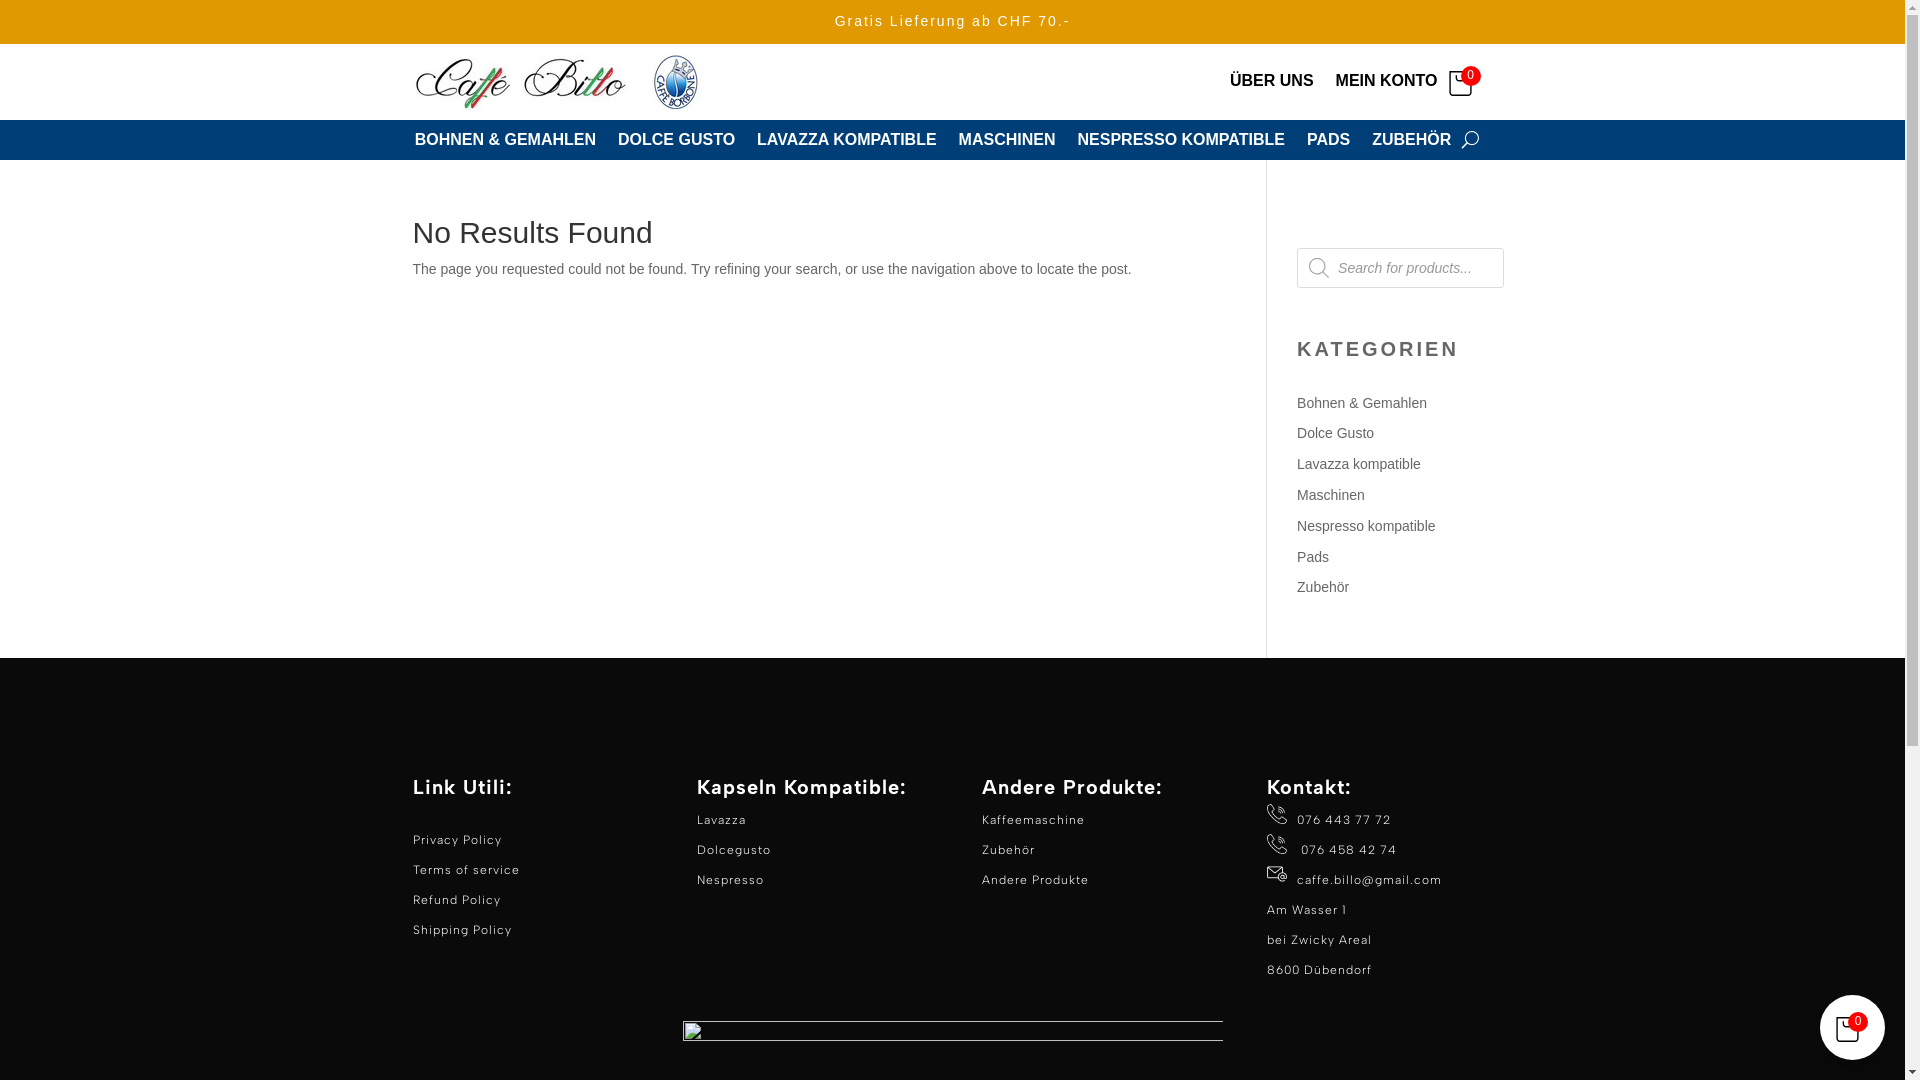 The width and height of the screenshot is (1920, 1080). I want to click on 'Kaffeemaschine', so click(1033, 820).